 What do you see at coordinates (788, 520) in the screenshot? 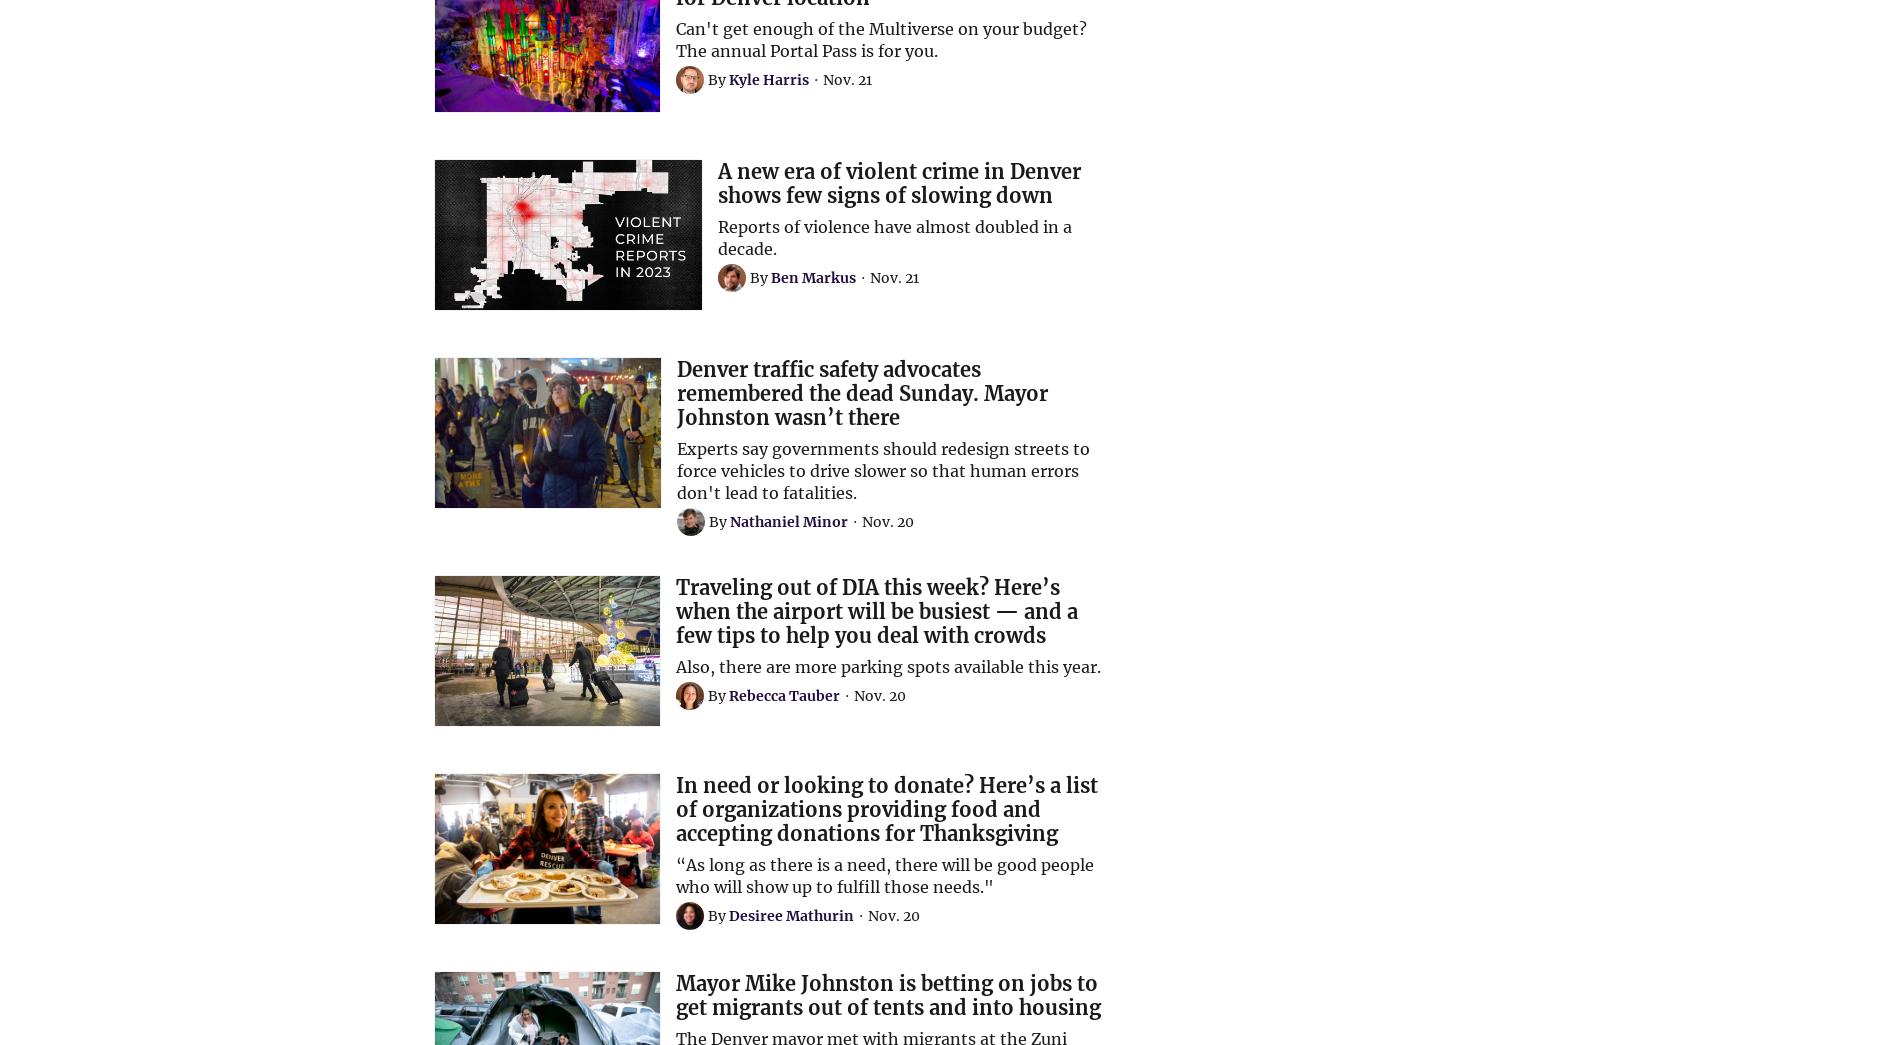
I see `'Nathaniel Minor'` at bounding box center [788, 520].